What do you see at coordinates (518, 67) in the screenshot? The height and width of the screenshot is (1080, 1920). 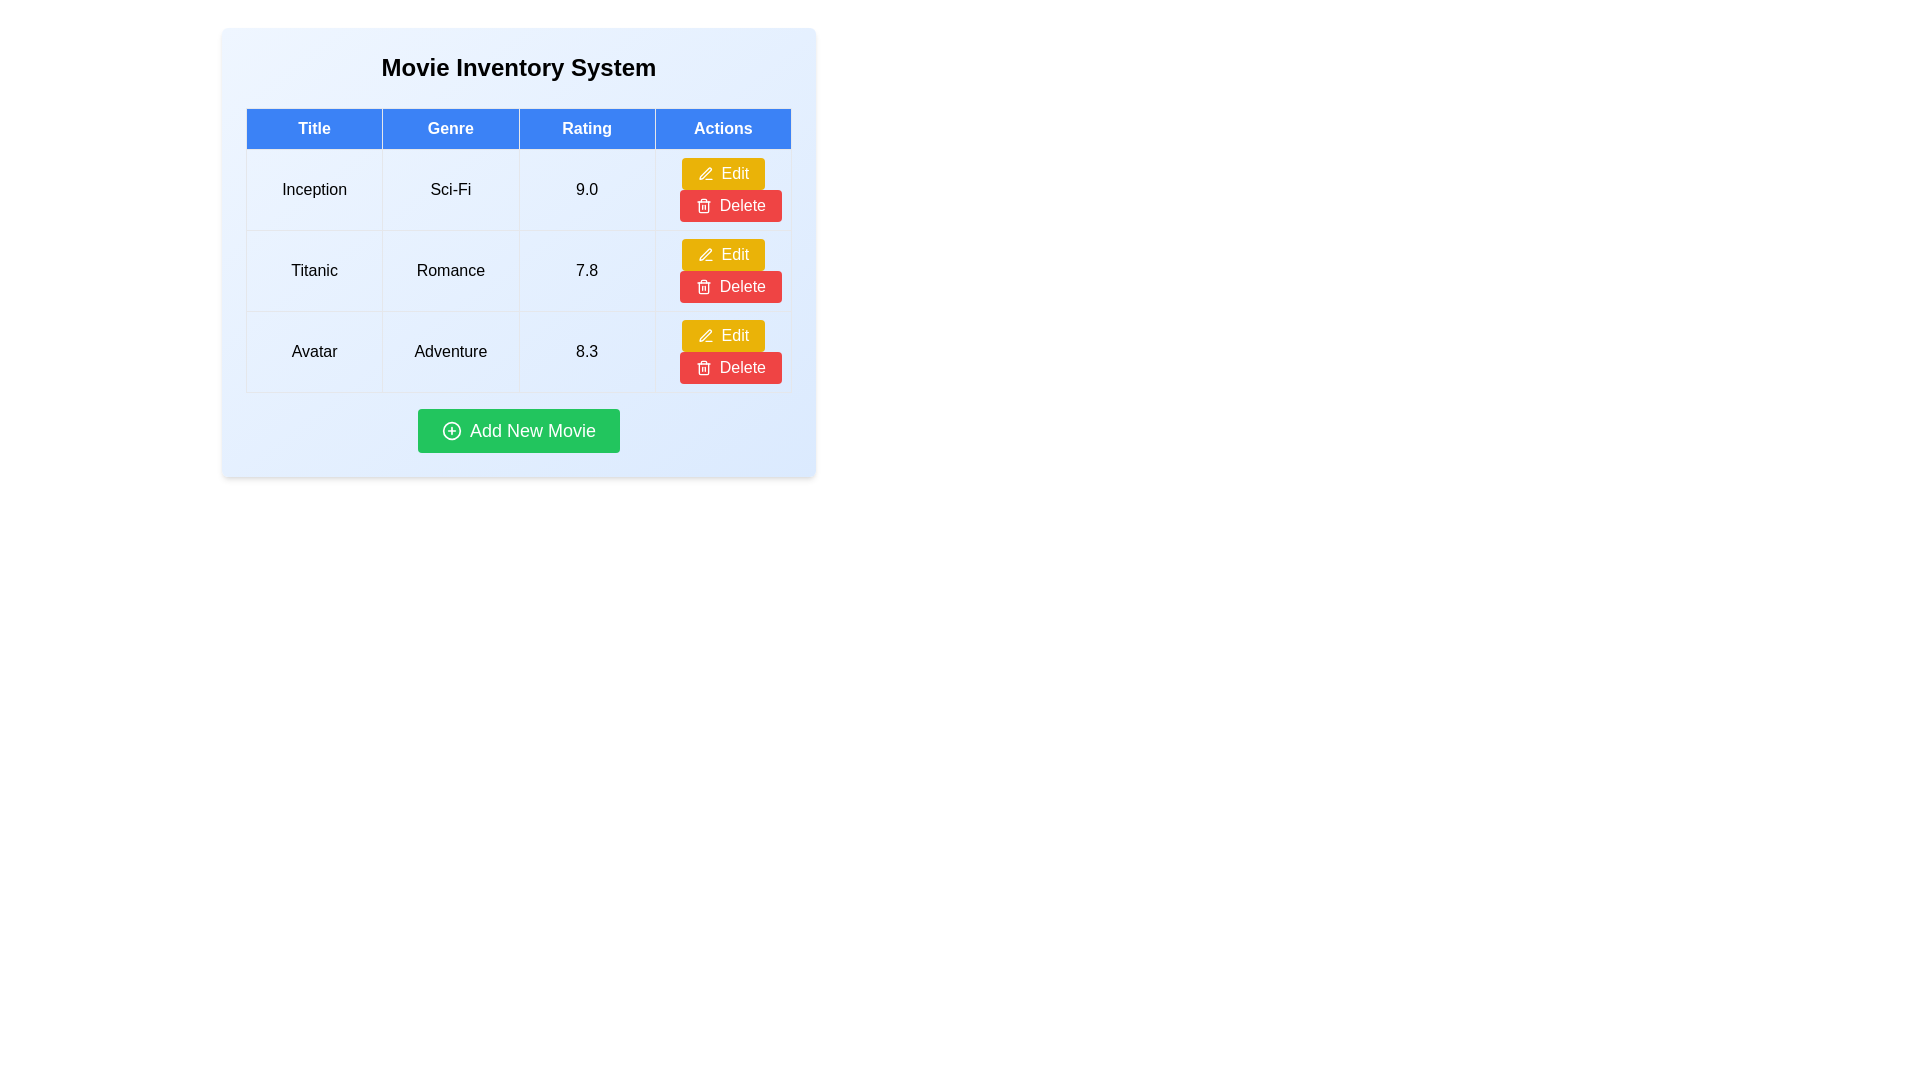 I see `the Header/Text component that indicates the purpose of the interface, located above the movie-related data table, to observe any dynamic effects` at bounding box center [518, 67].